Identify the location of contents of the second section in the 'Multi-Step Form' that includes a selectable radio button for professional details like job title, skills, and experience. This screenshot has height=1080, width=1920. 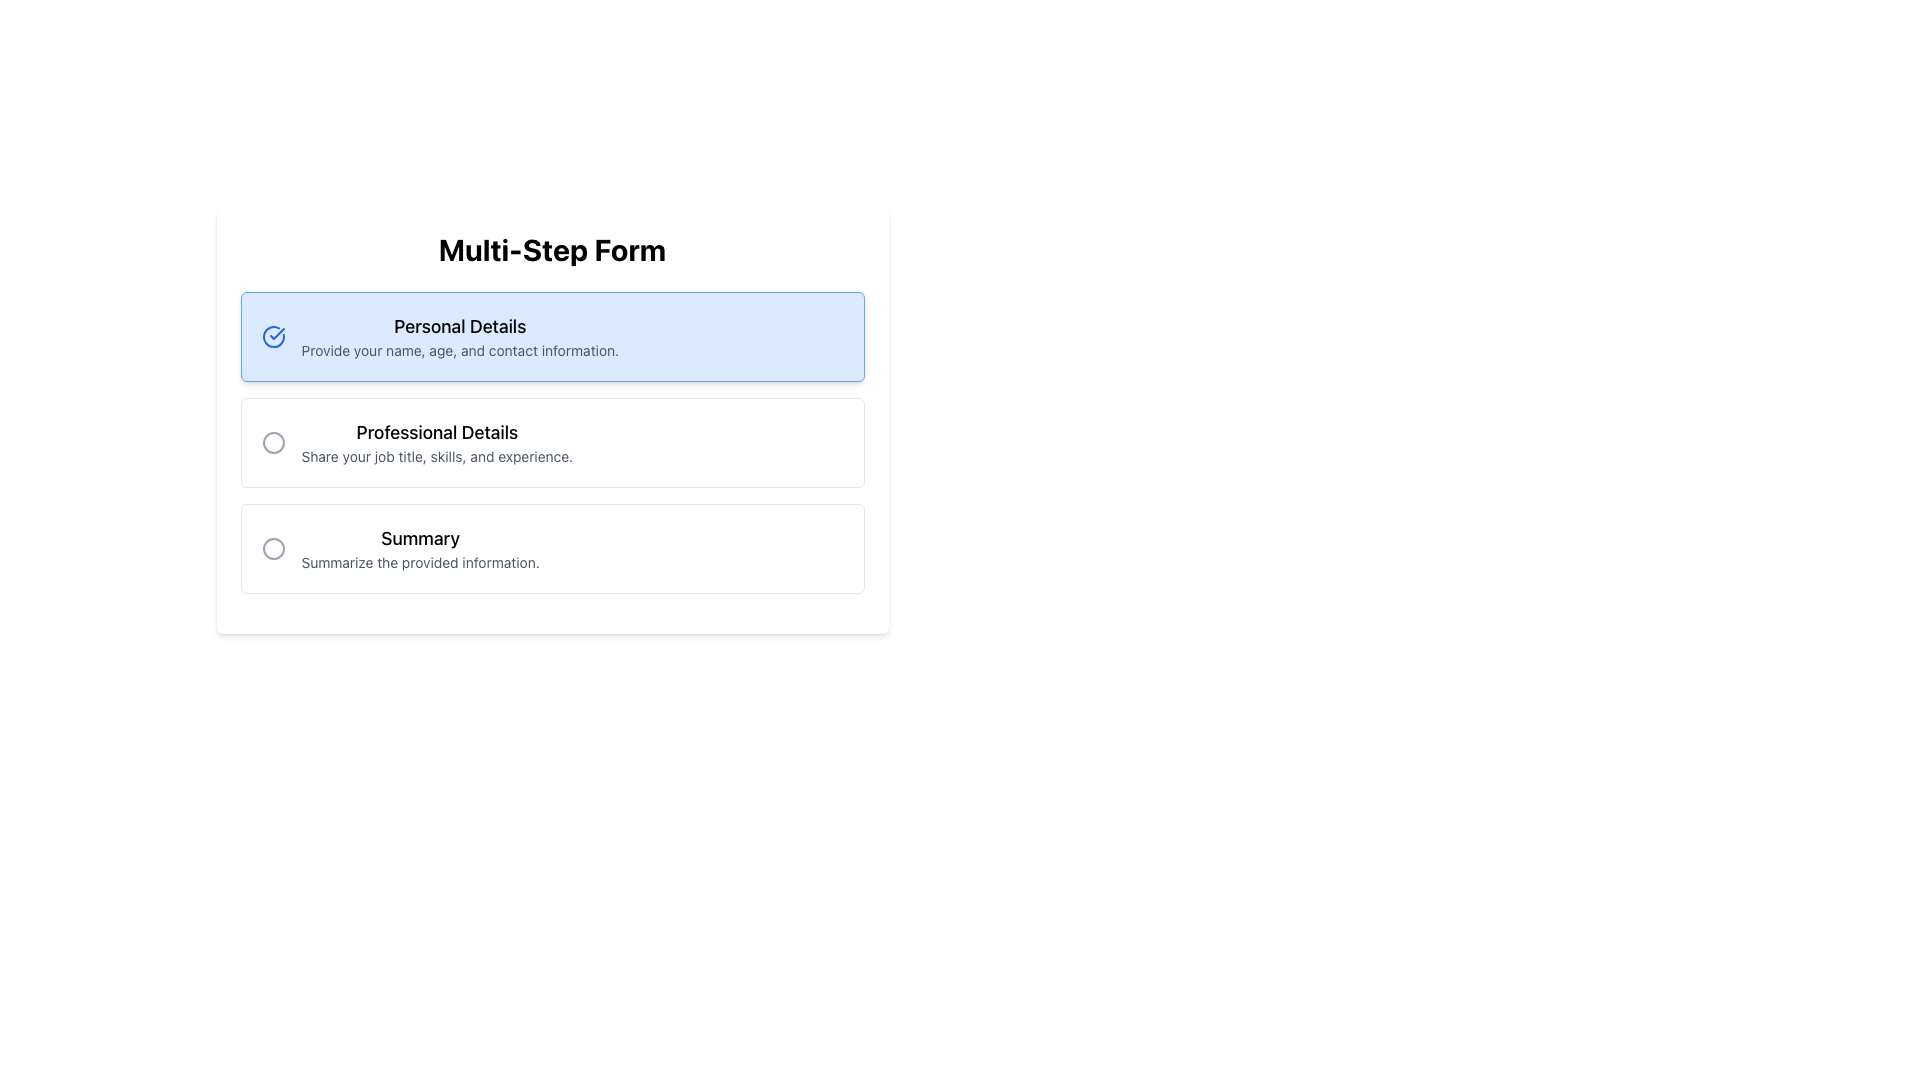
(552, 442).